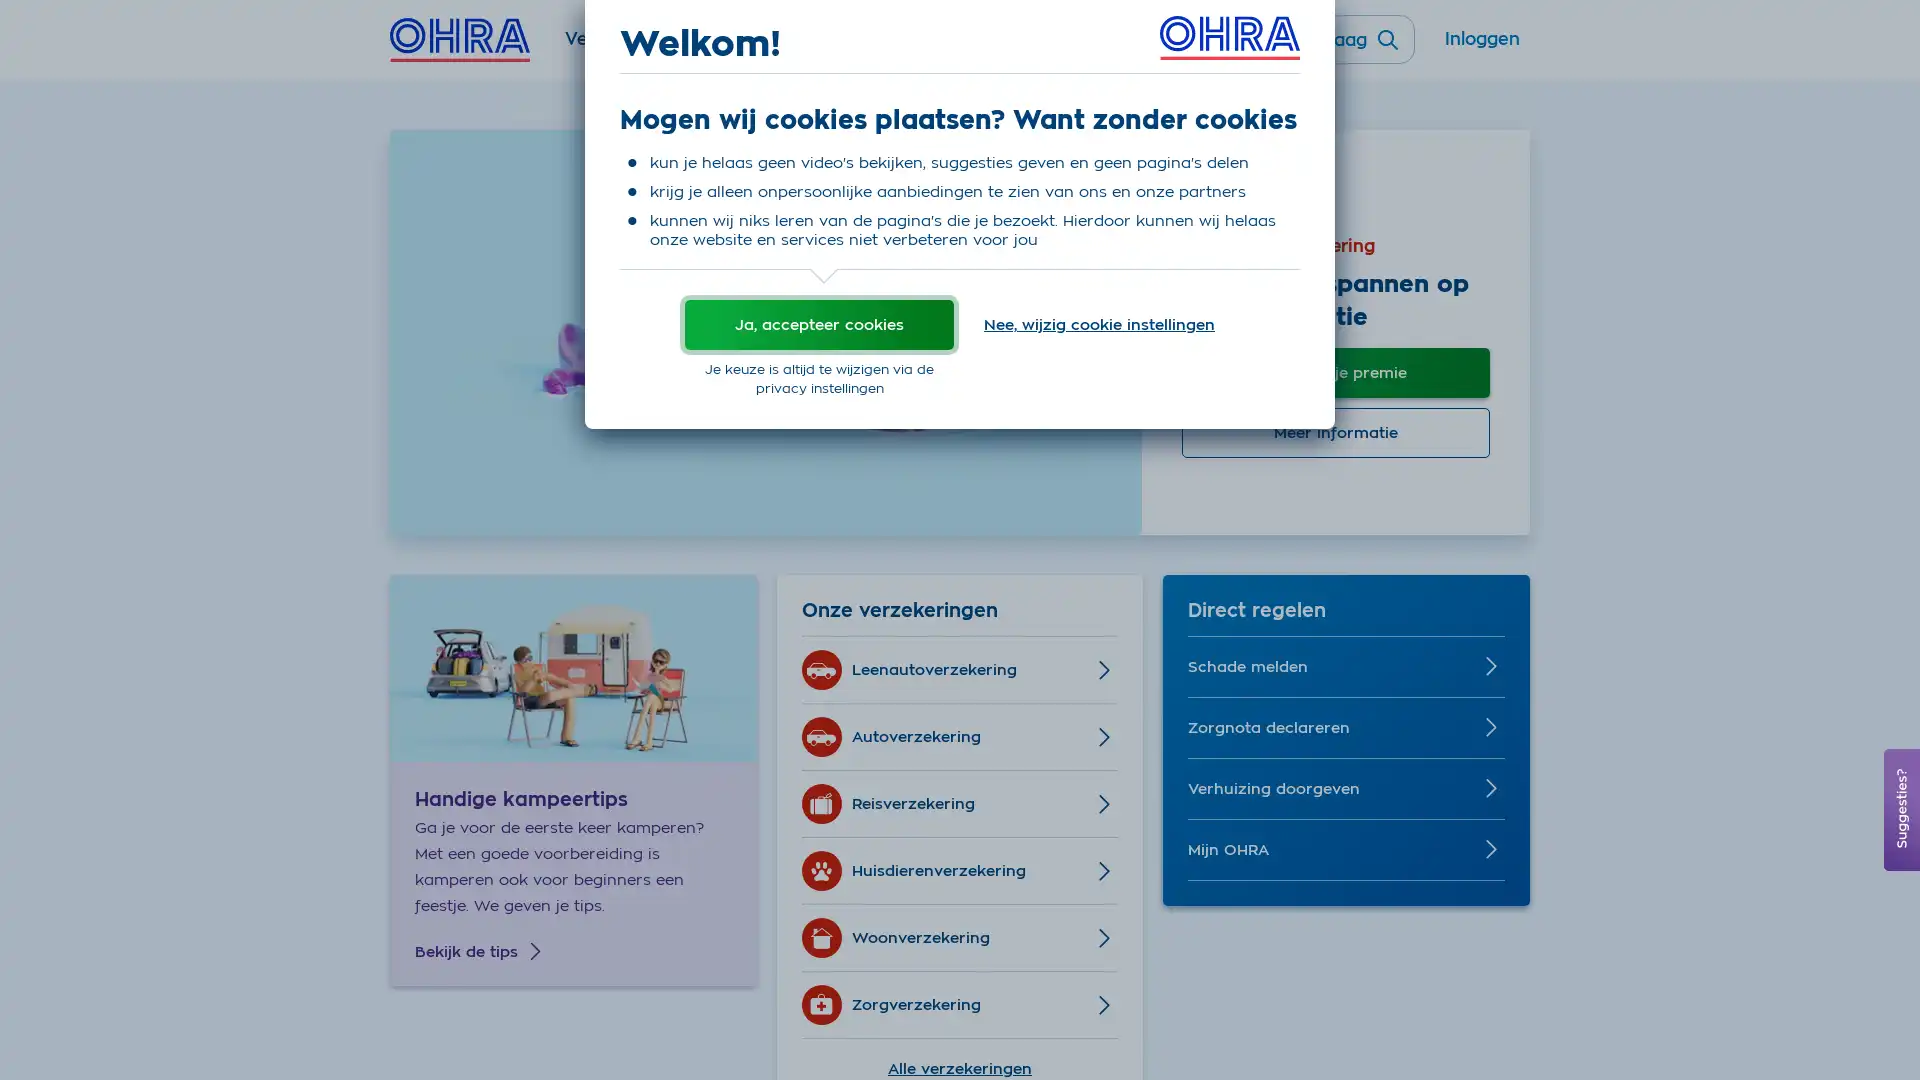 Image resolution: width=1920 pixels, height=1080 pixels. What do you see at coordinates (1329, 39) in the screenshot?
I see `Stel je vraag` at bounding box center [1329, 39].